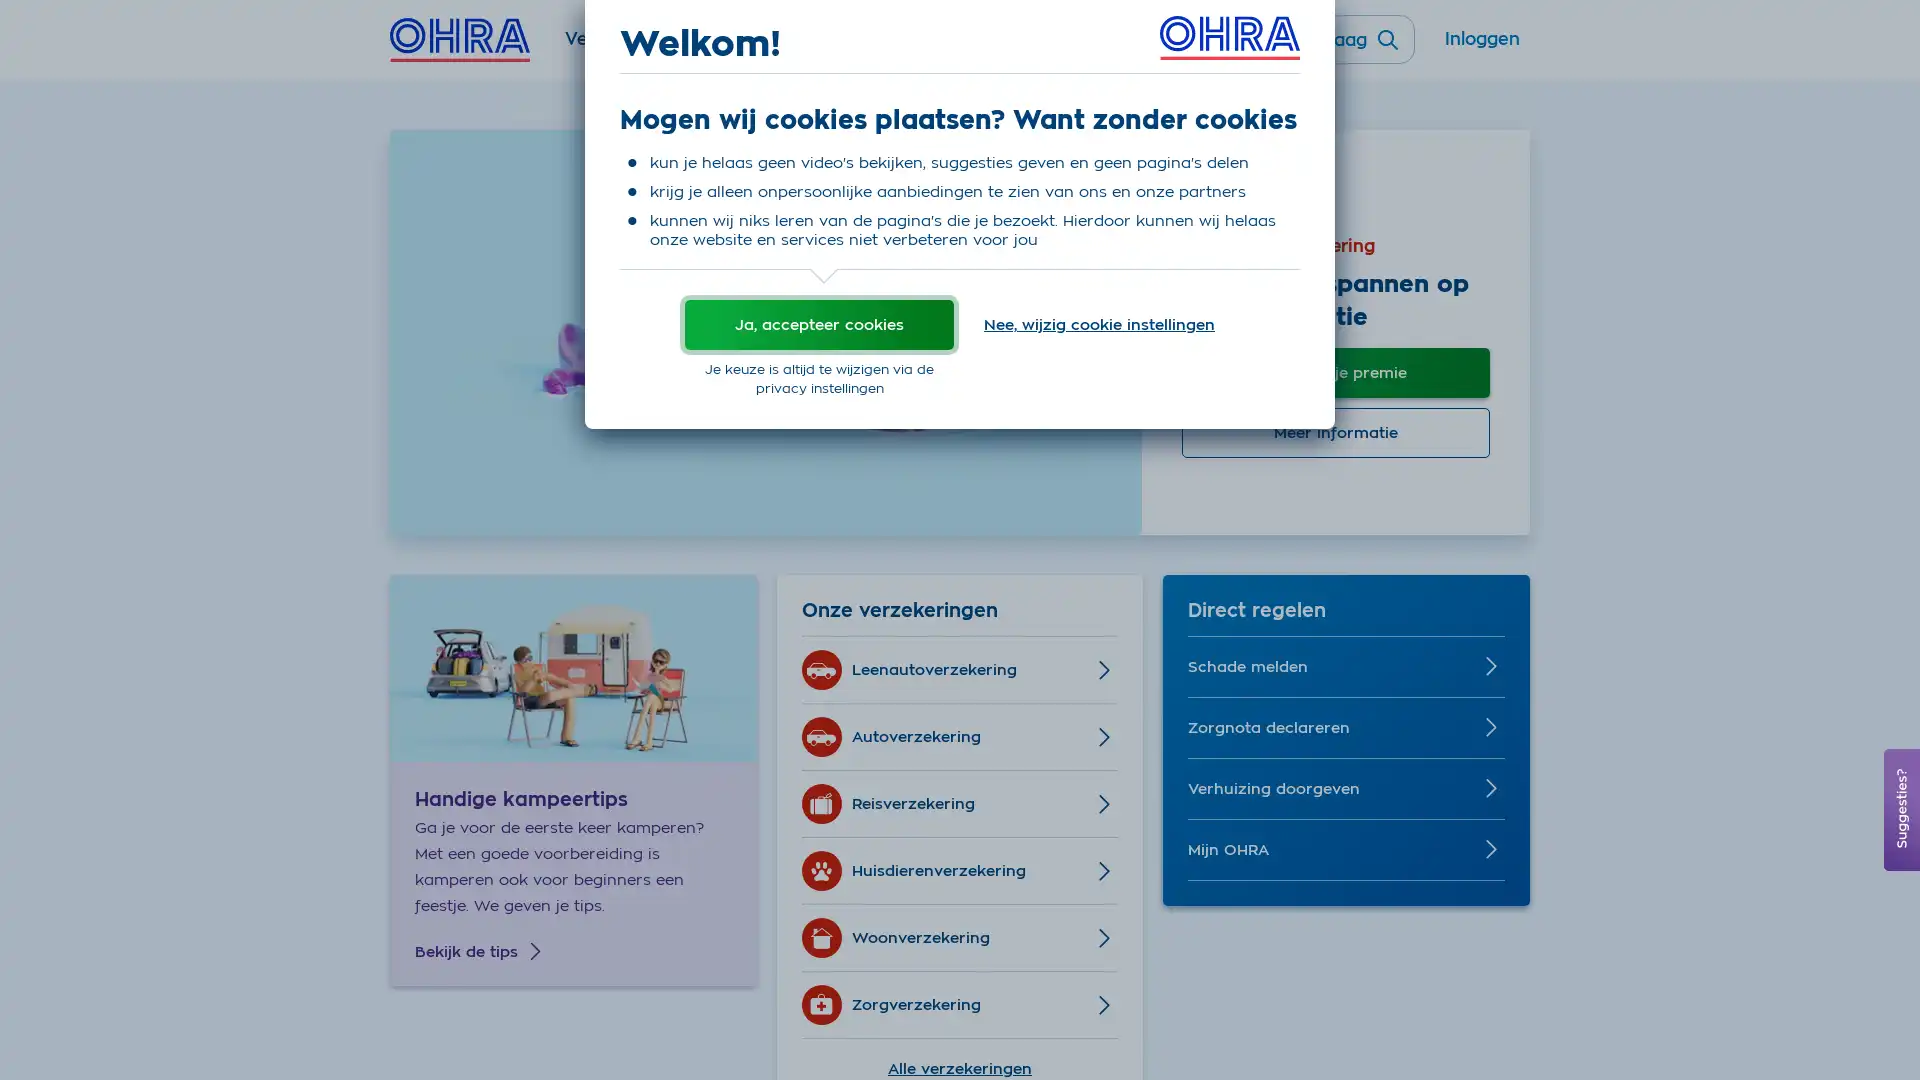 Image resolution: width=1920 pixels, height=1080 pixels. What do you see at coordinates (1329, 39) in the screenshot?
I see `Stel je vraag` at bounding box center [1329, 39].